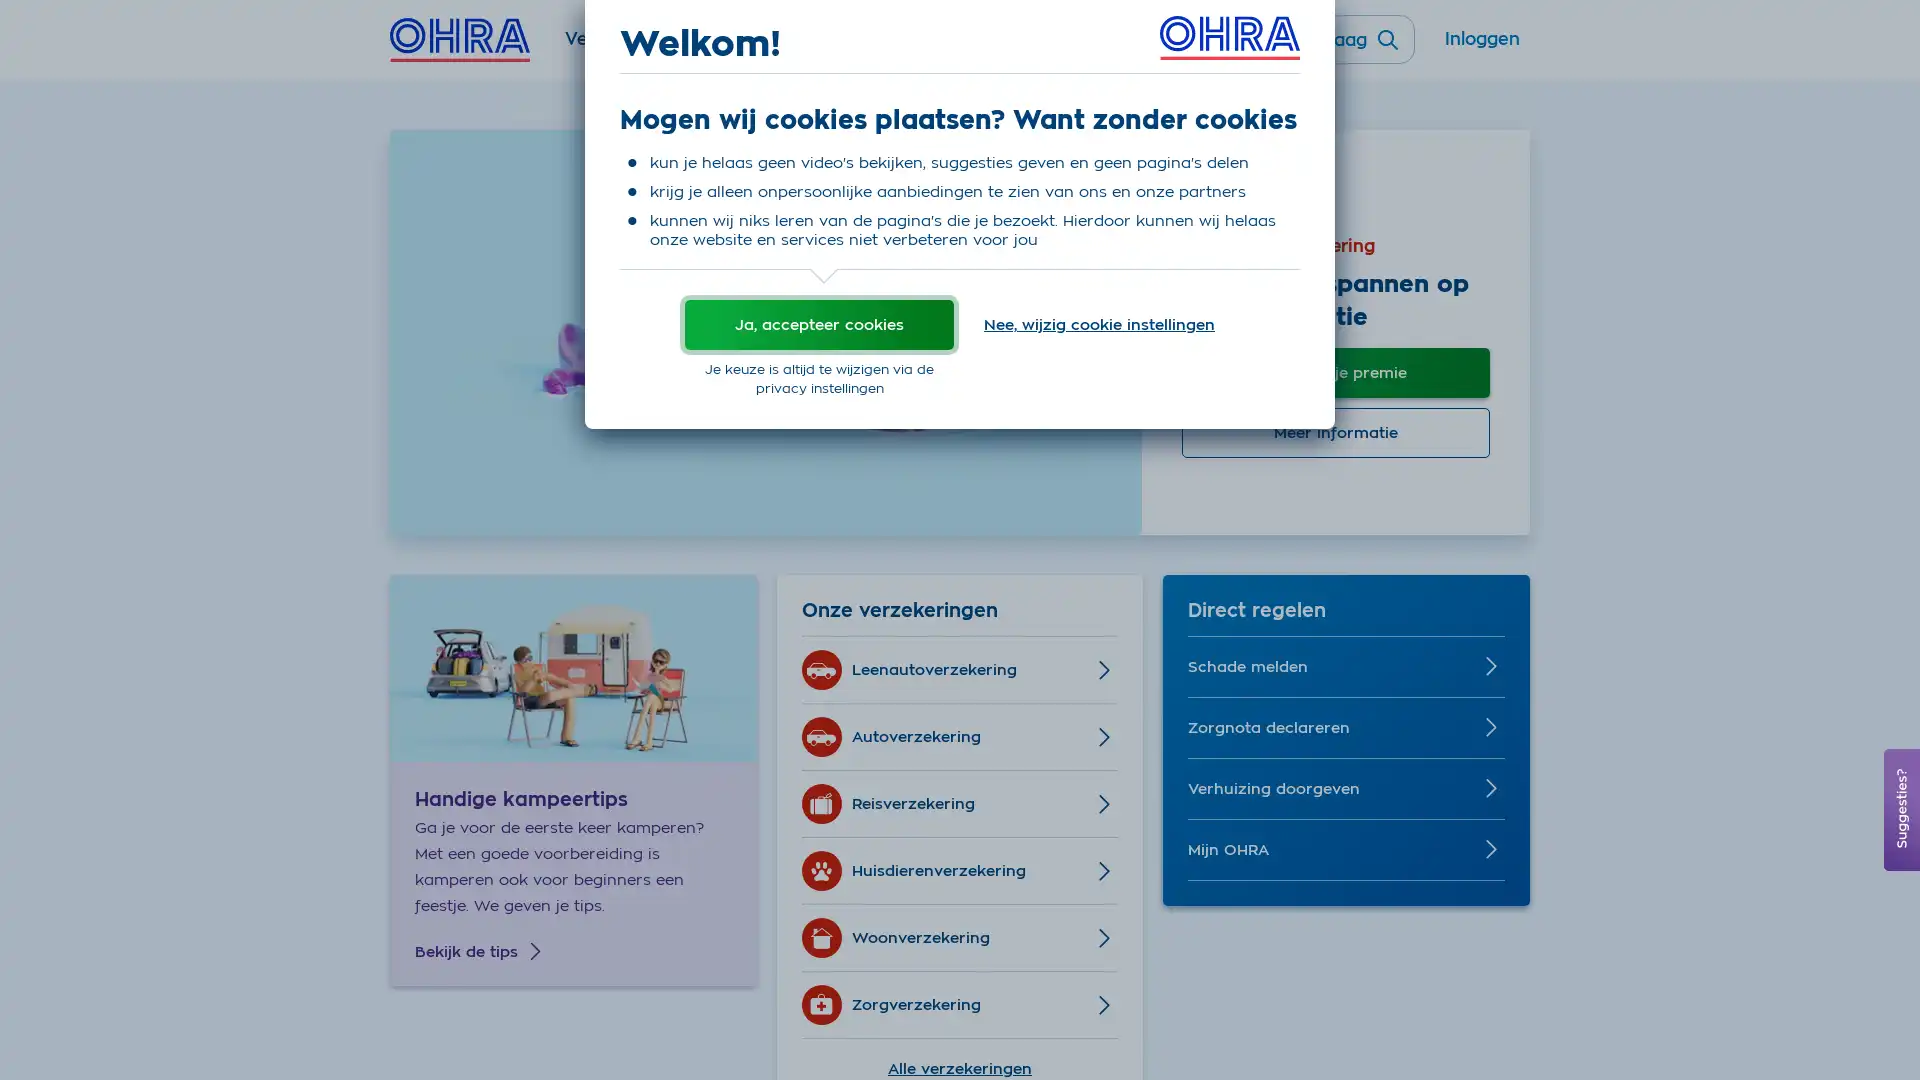 Image resolution: width=1920 pixels, height=1080 pixels. What do you see at coordinates (1329, 39) in the screenshot?
I see `Stel je vraag` at bounding box center [1329, 39].